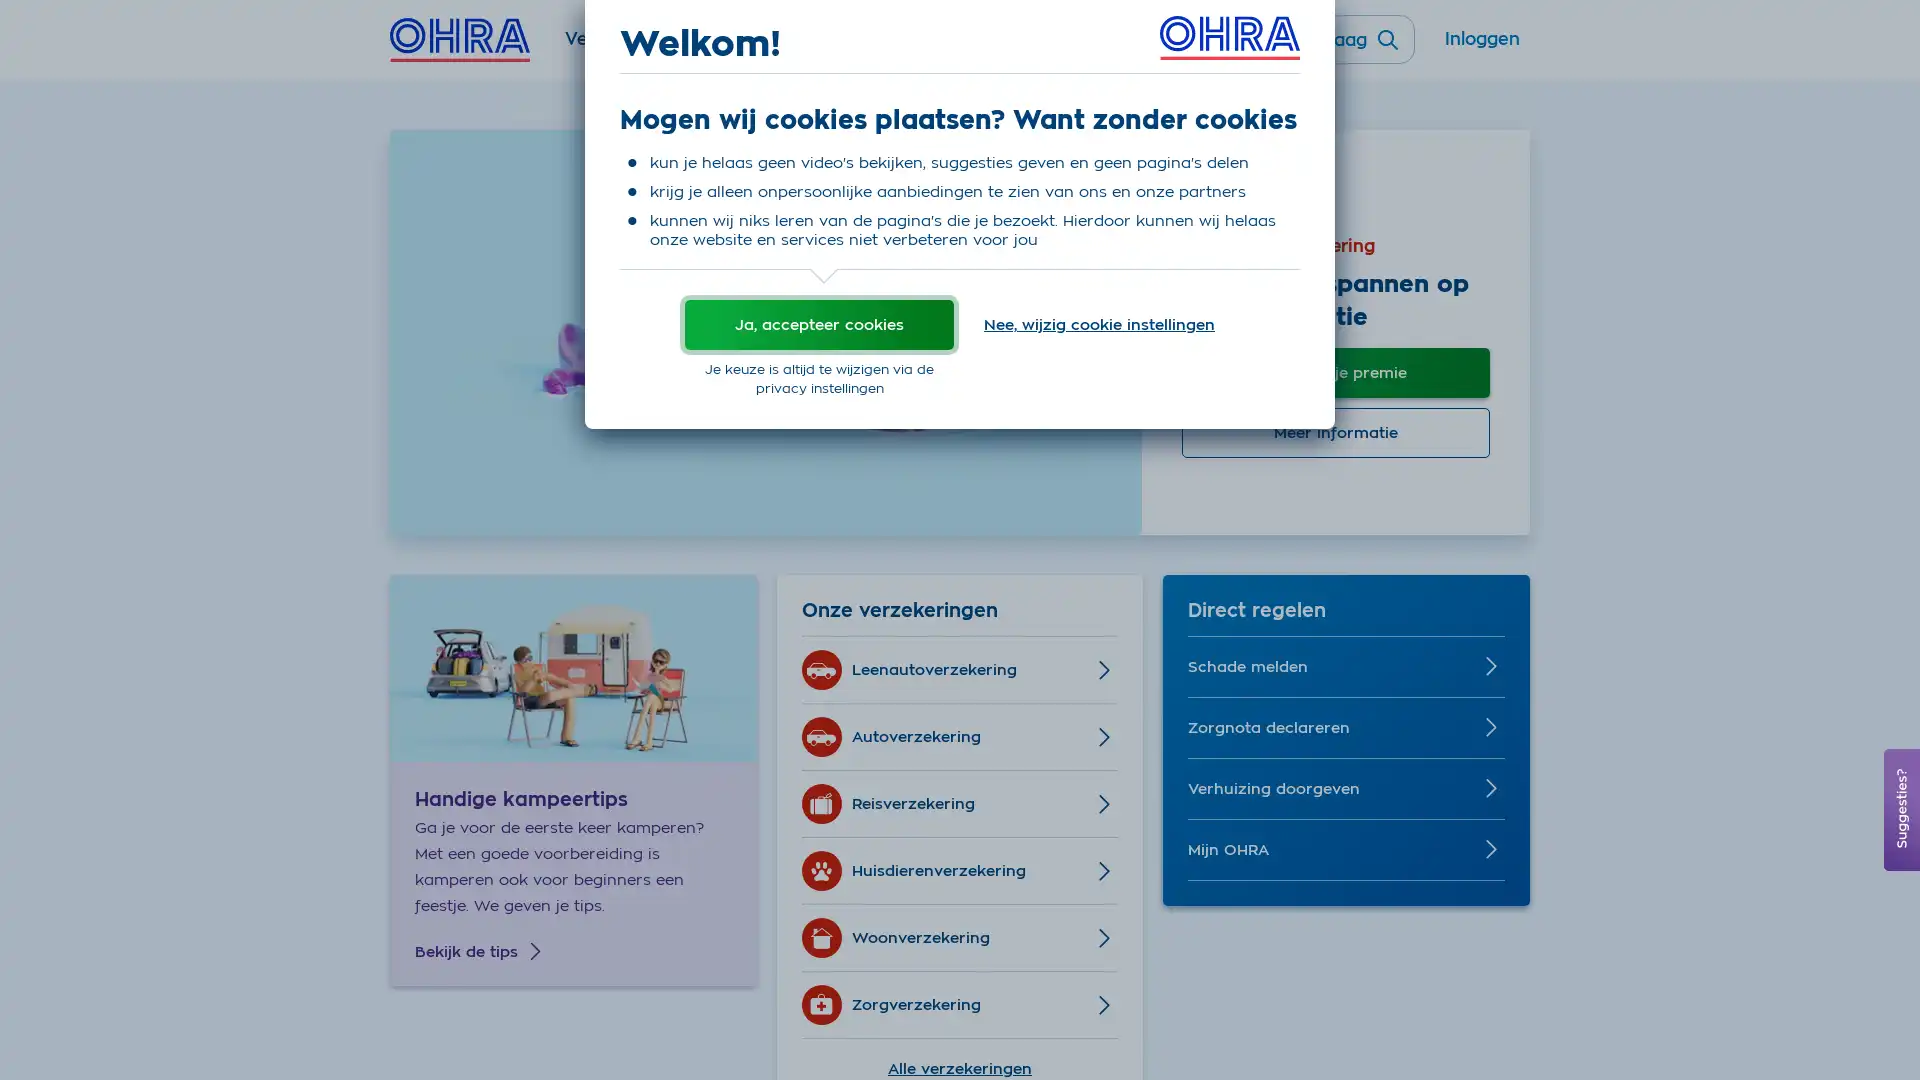 Image resolution: width=1920 pixels, height=1080 pixels. What do you see at coordinates (1329, 39) in the screenshot?
I see `Stel je vraag` at bounding box center [1329, 39].